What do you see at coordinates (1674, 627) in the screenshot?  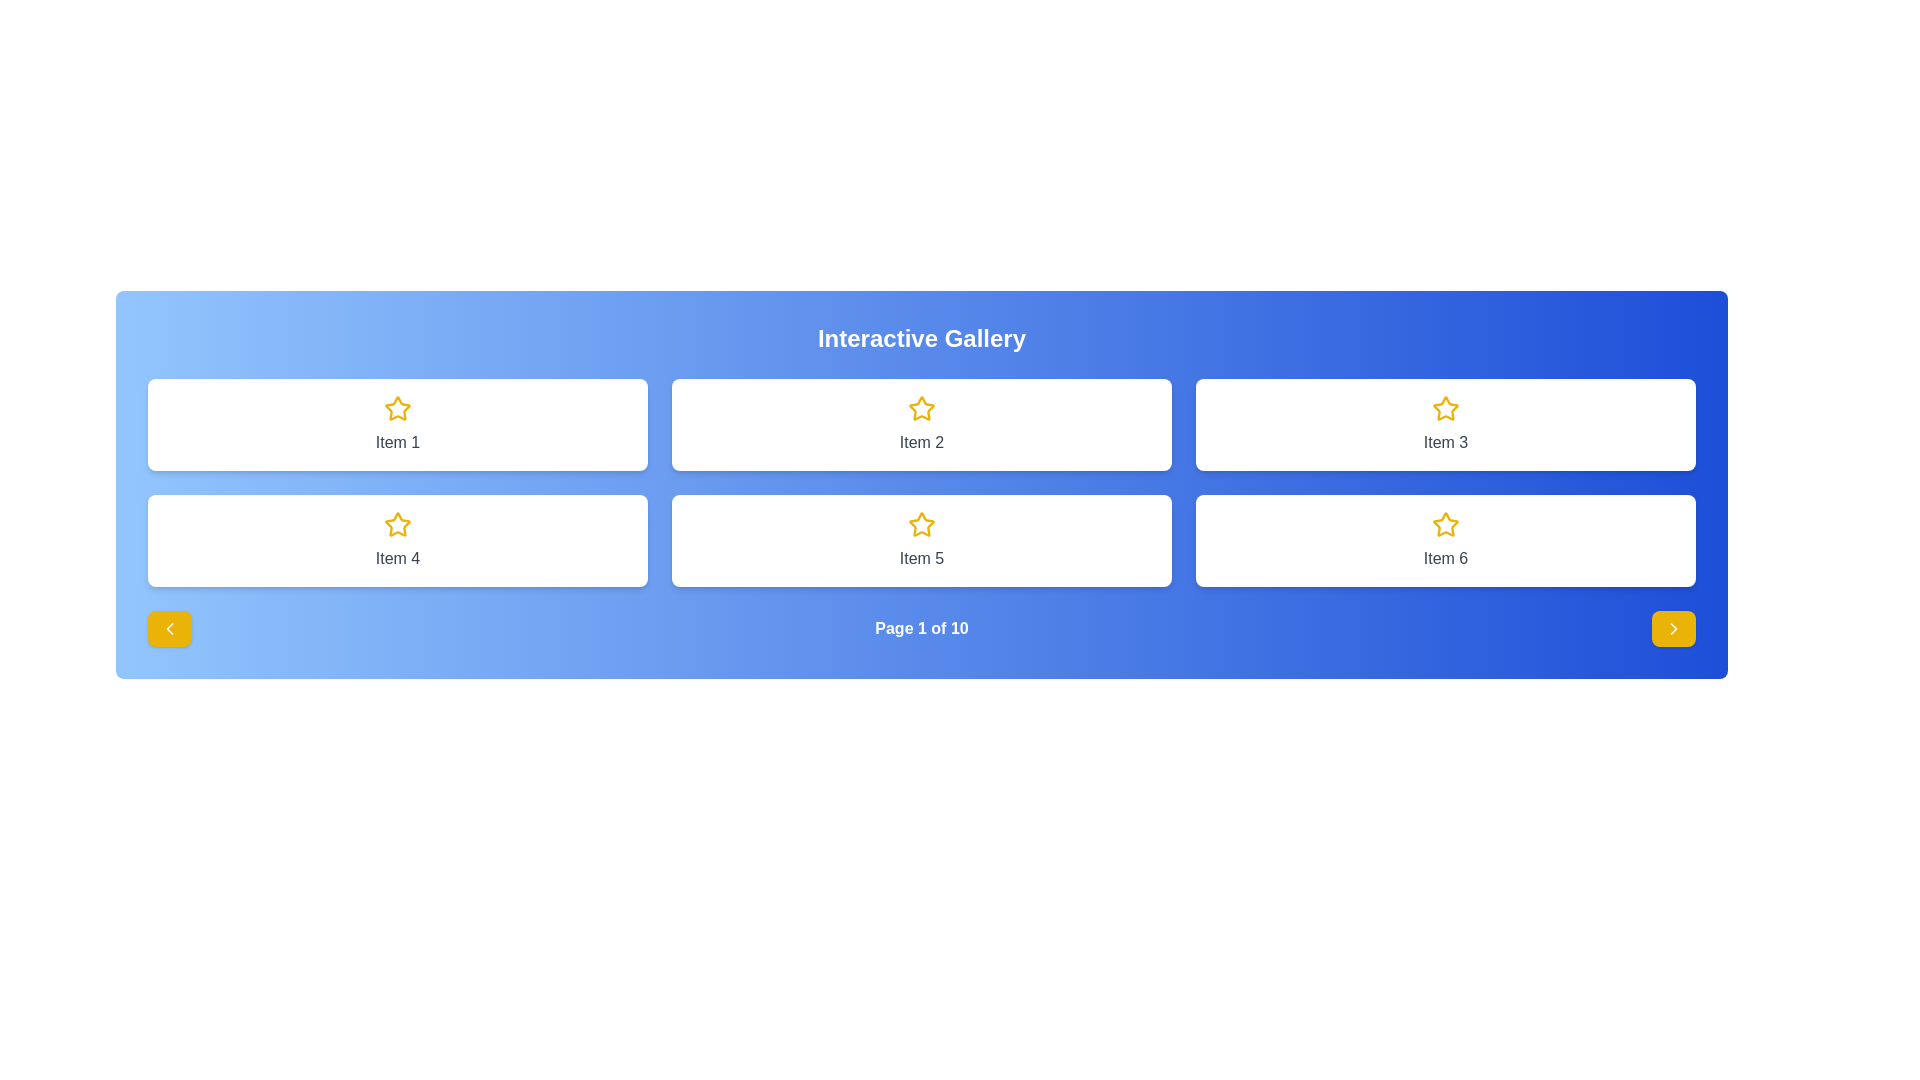 I see `the right-pointing chevron icon within the yellow button located at the bottom-right corner of the interface` at bounding box center [1674, 627].